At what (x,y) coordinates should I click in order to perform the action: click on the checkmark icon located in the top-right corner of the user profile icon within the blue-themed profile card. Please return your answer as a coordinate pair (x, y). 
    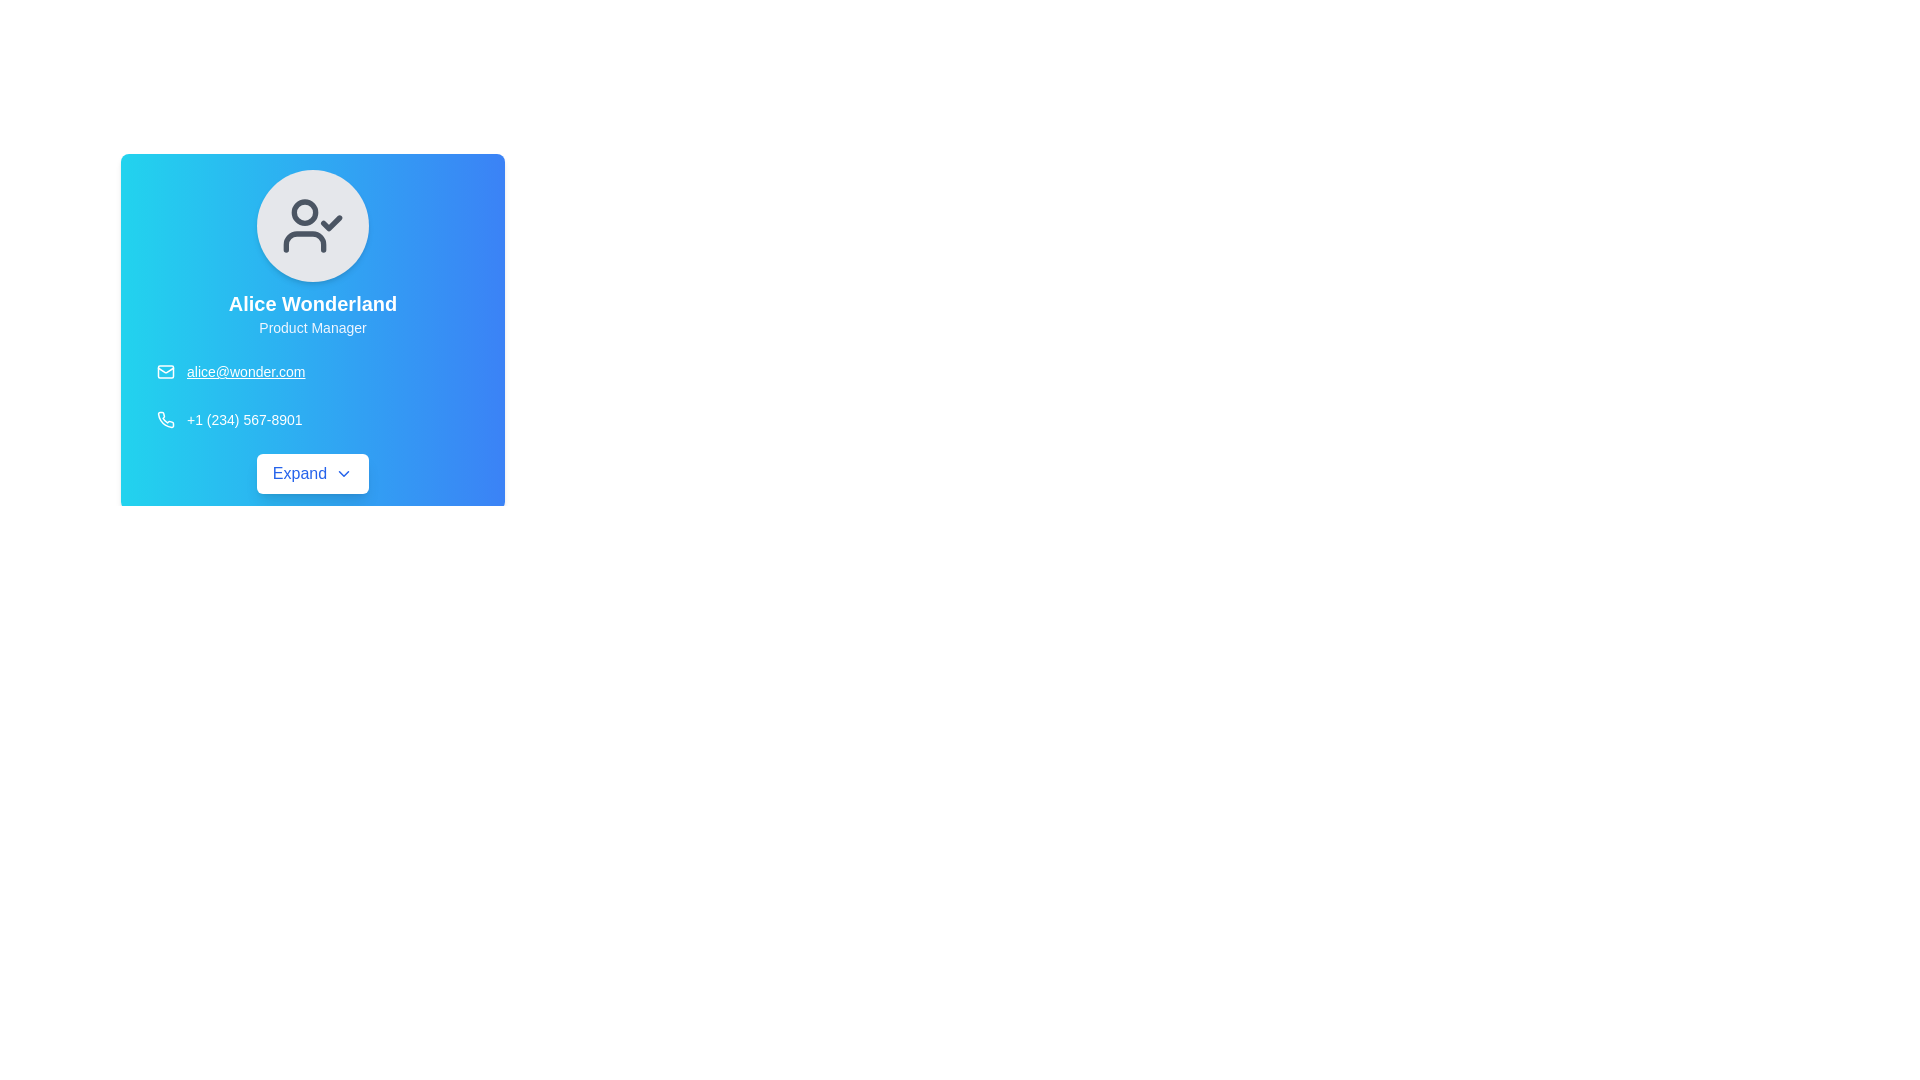
    Looking at the image, I should click on (331, 223).